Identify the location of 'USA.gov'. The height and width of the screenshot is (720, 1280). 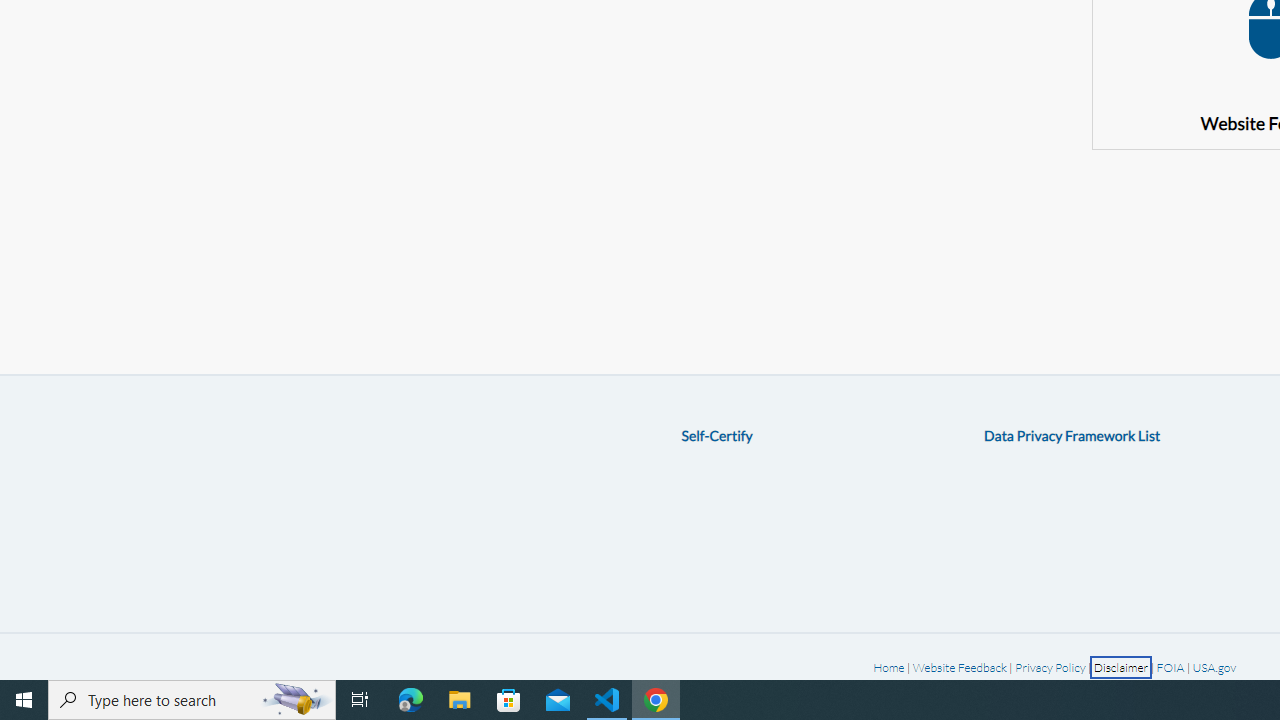
(1213, 667).